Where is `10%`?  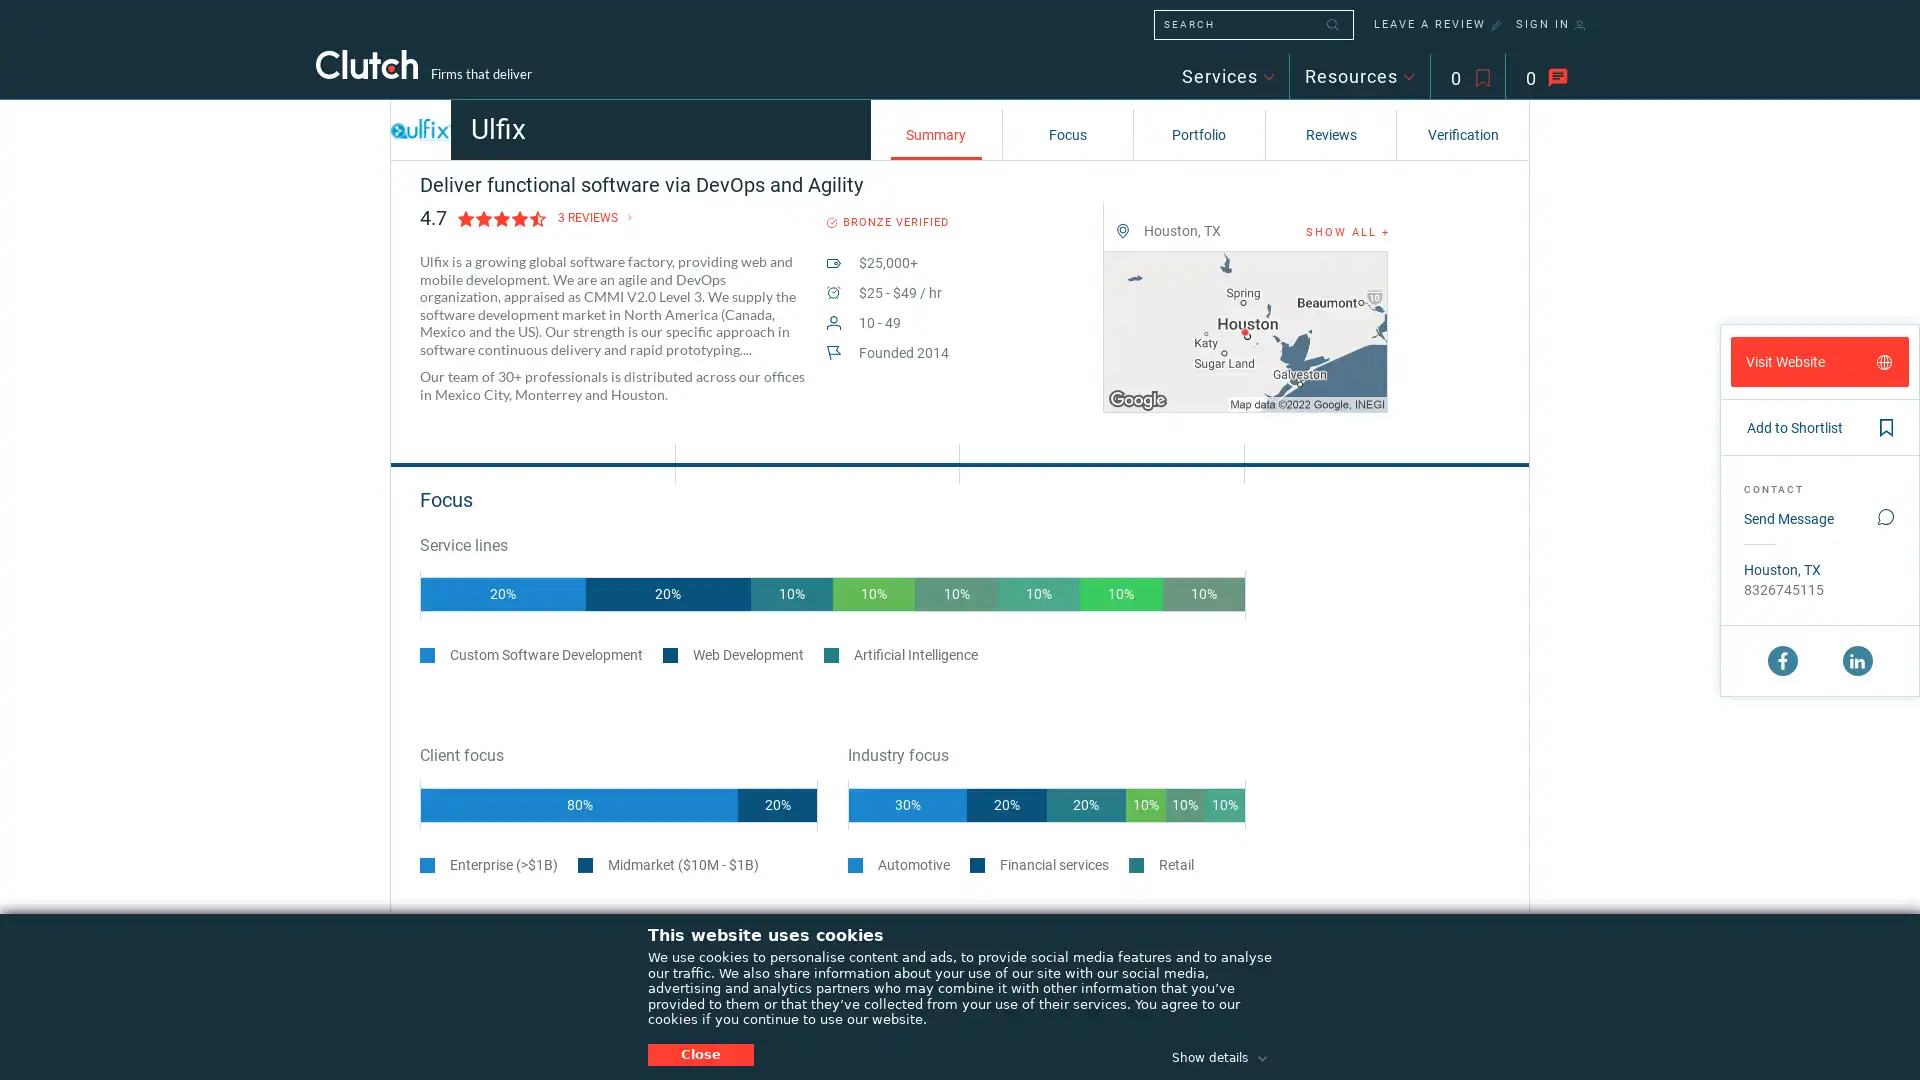 10% is located at coordinates (873, 593).